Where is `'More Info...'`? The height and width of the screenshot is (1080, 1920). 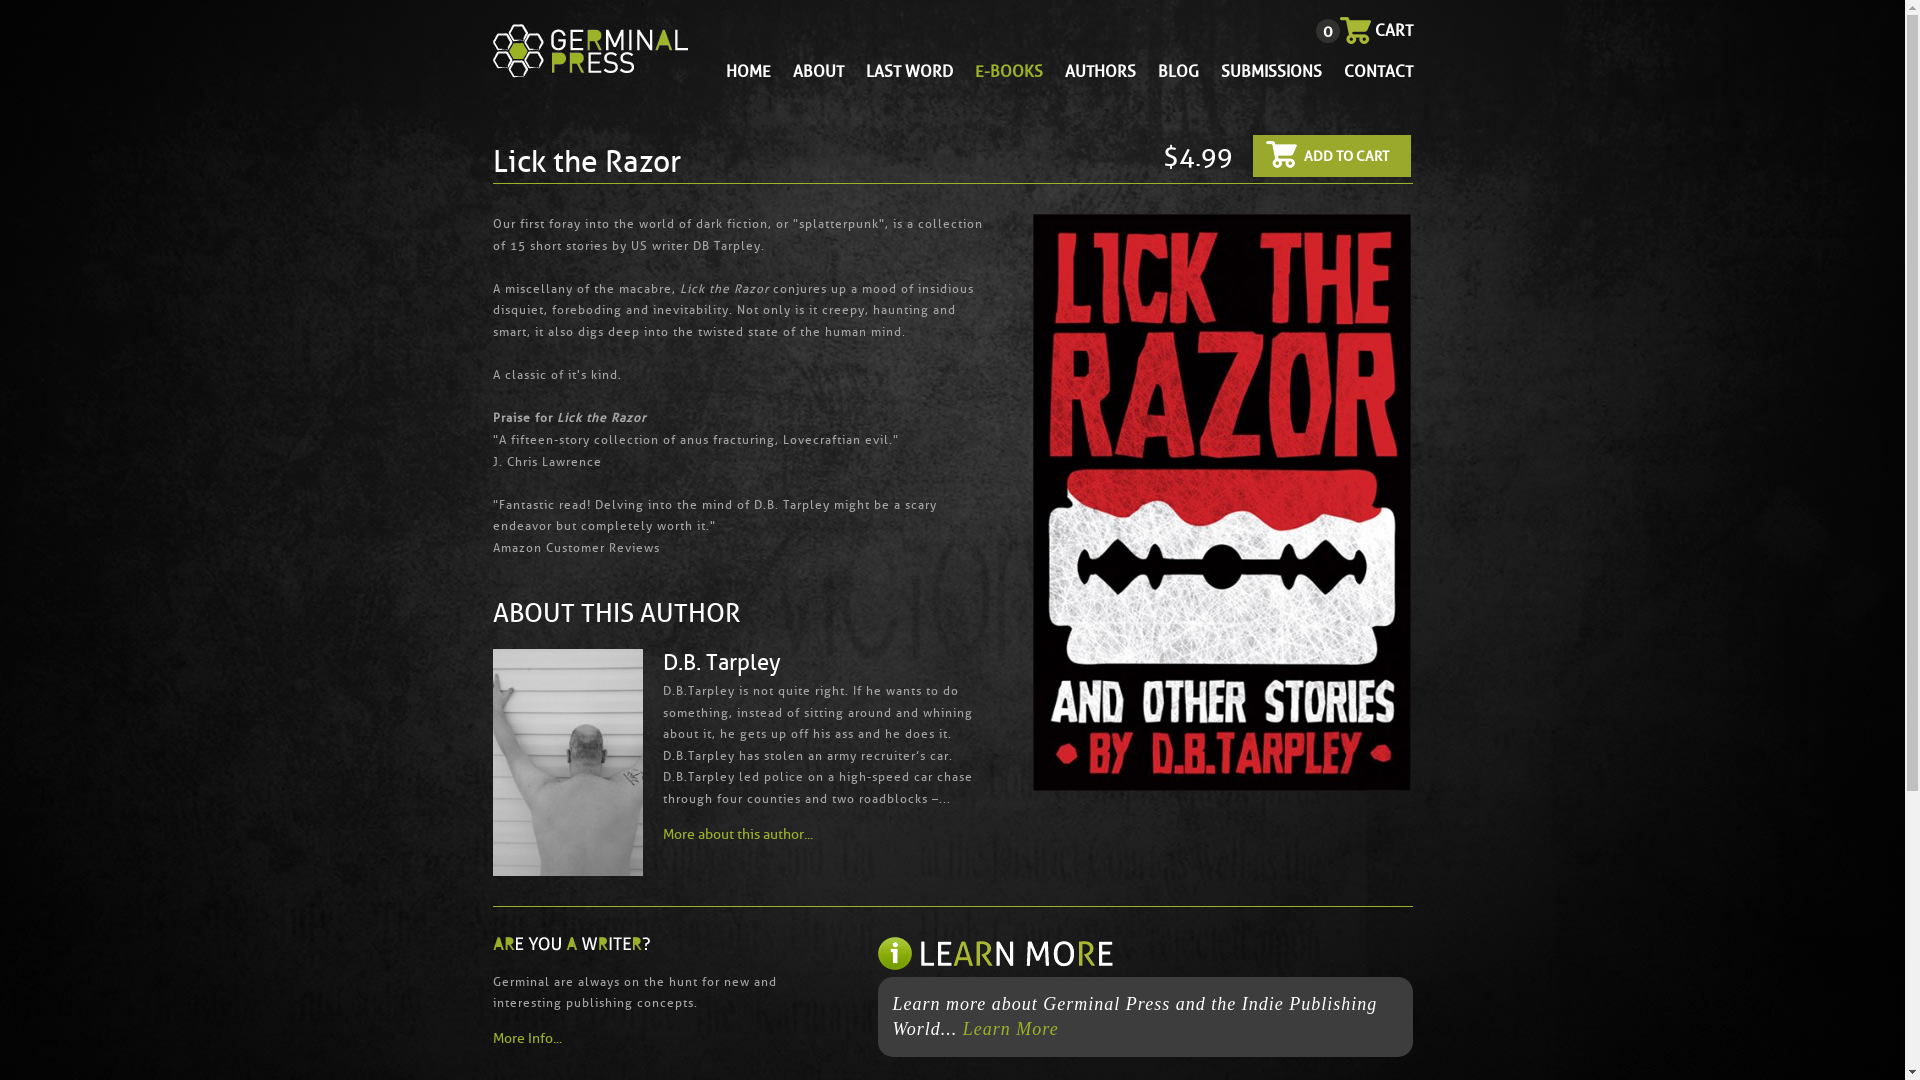 'More Info...' is located at coordinates (638, 1037).